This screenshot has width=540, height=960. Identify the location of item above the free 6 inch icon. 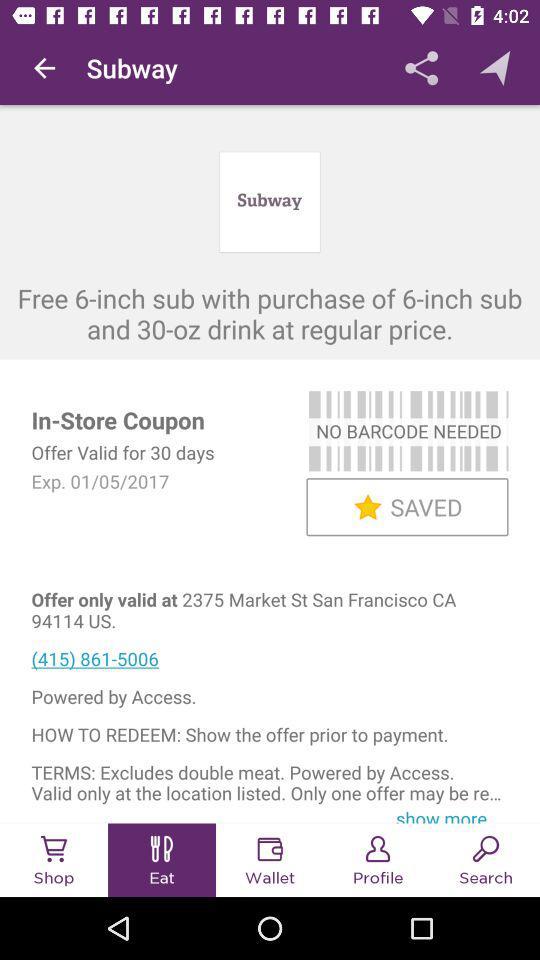
(44, 68).